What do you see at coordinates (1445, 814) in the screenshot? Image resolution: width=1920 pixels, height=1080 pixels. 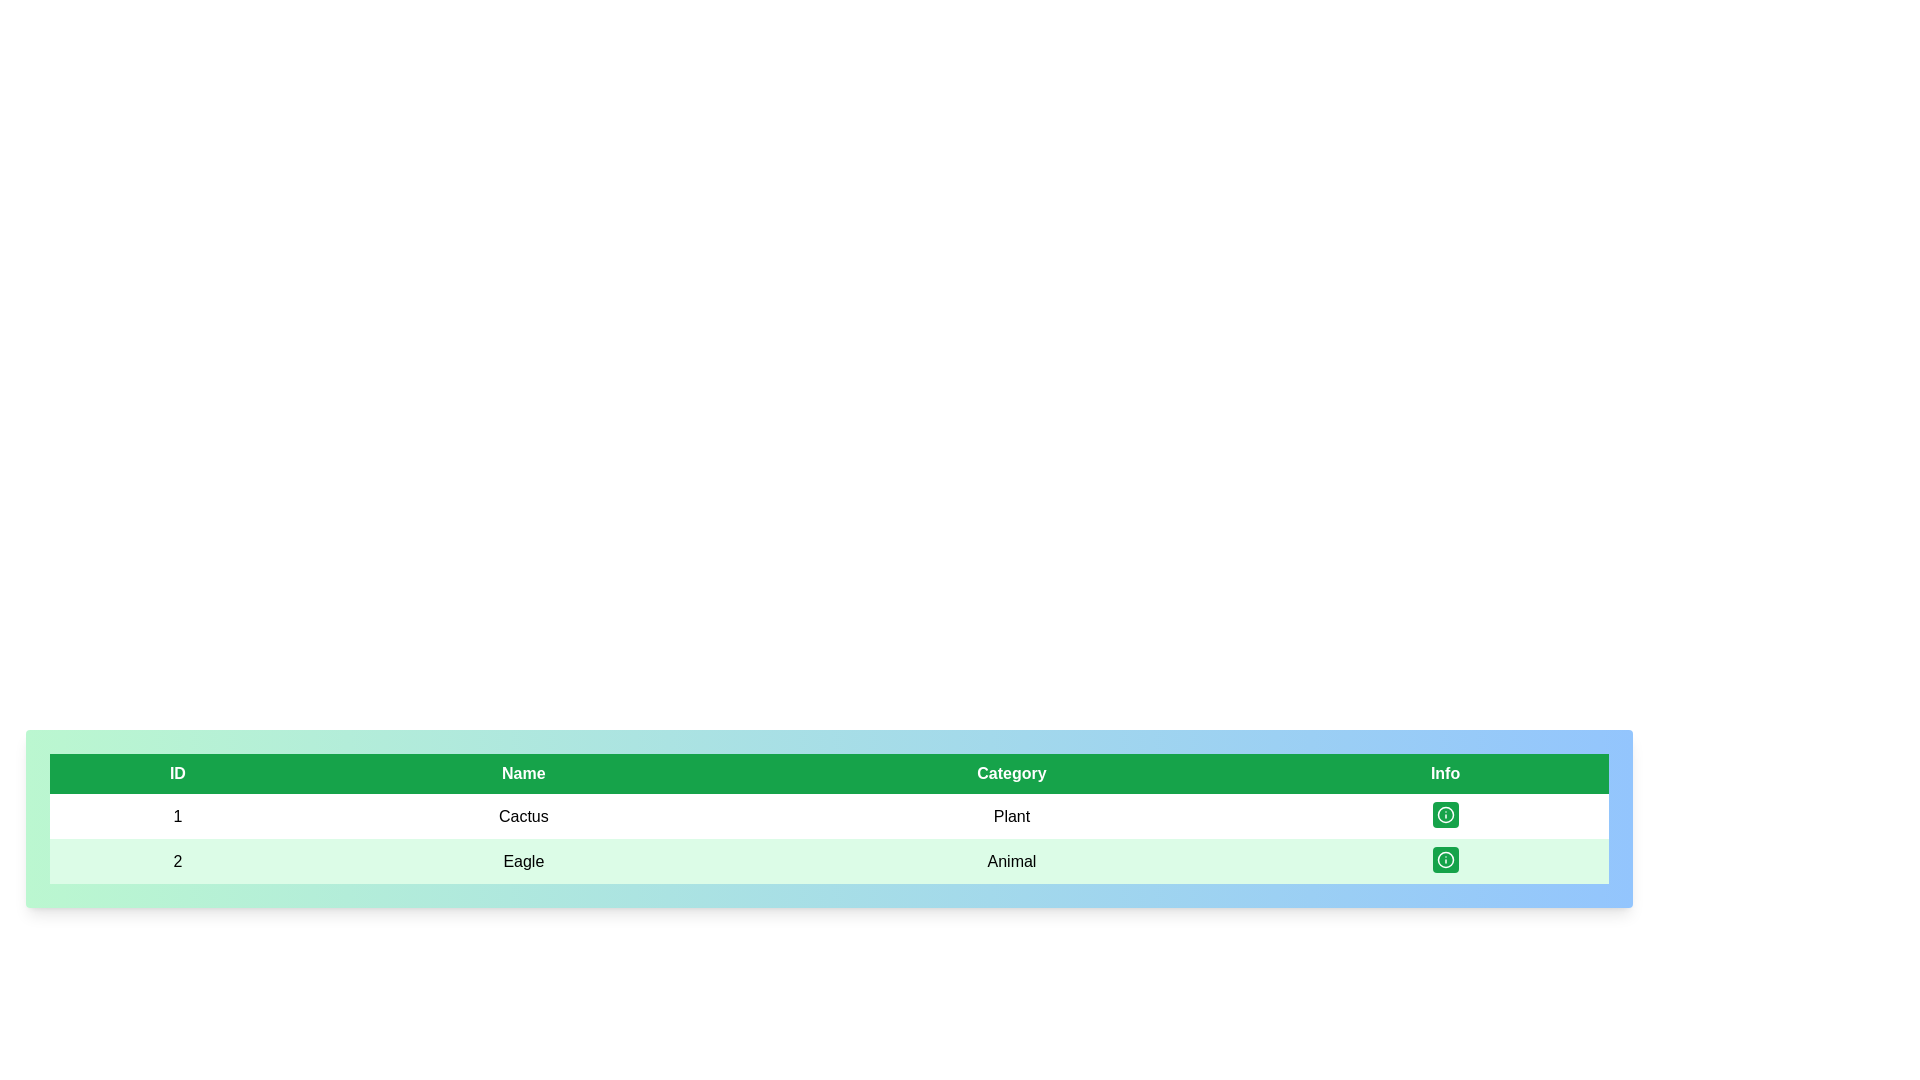 I see `the small circular icon button with an 'i' symbol, which has a green background and is located in the 'Info' column of the first row in the data table` at bounding box center [1445, 814].